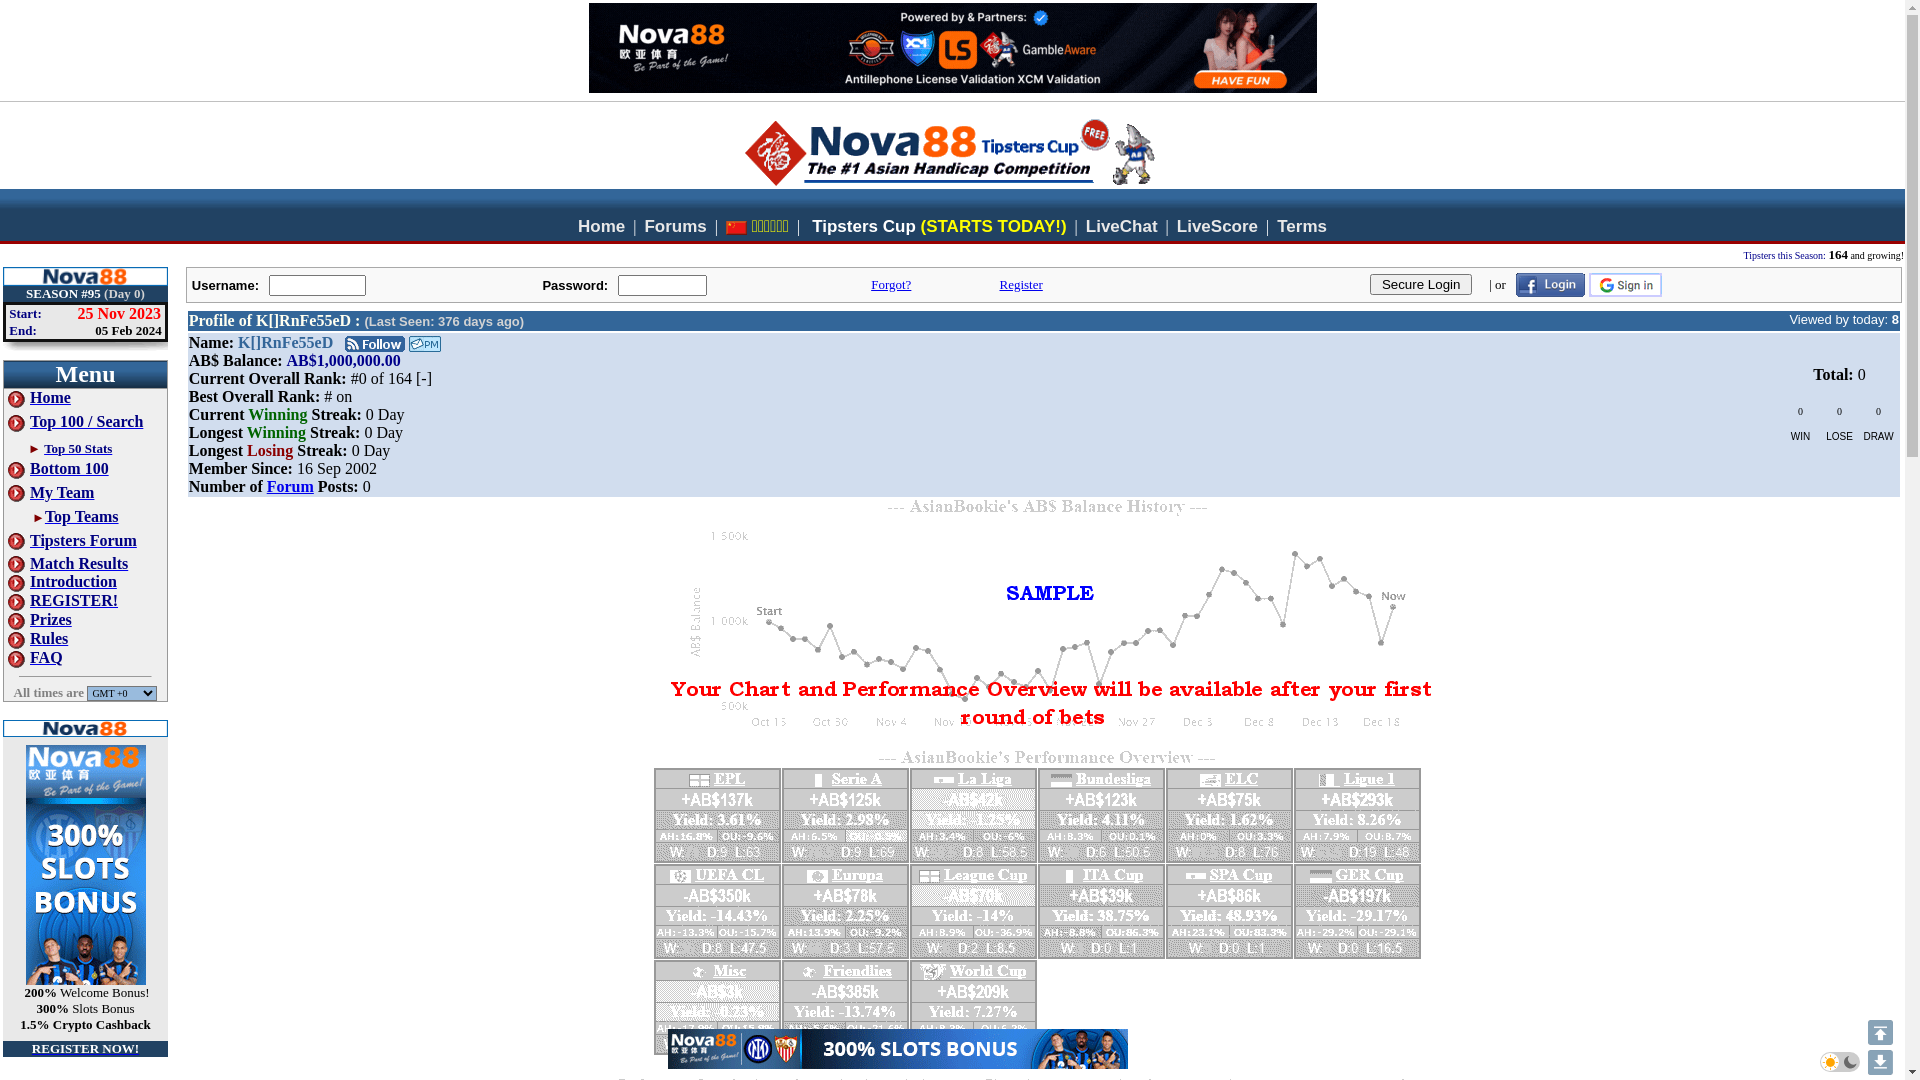  I want to click on ' Secure Login ', so click(1419, 284).